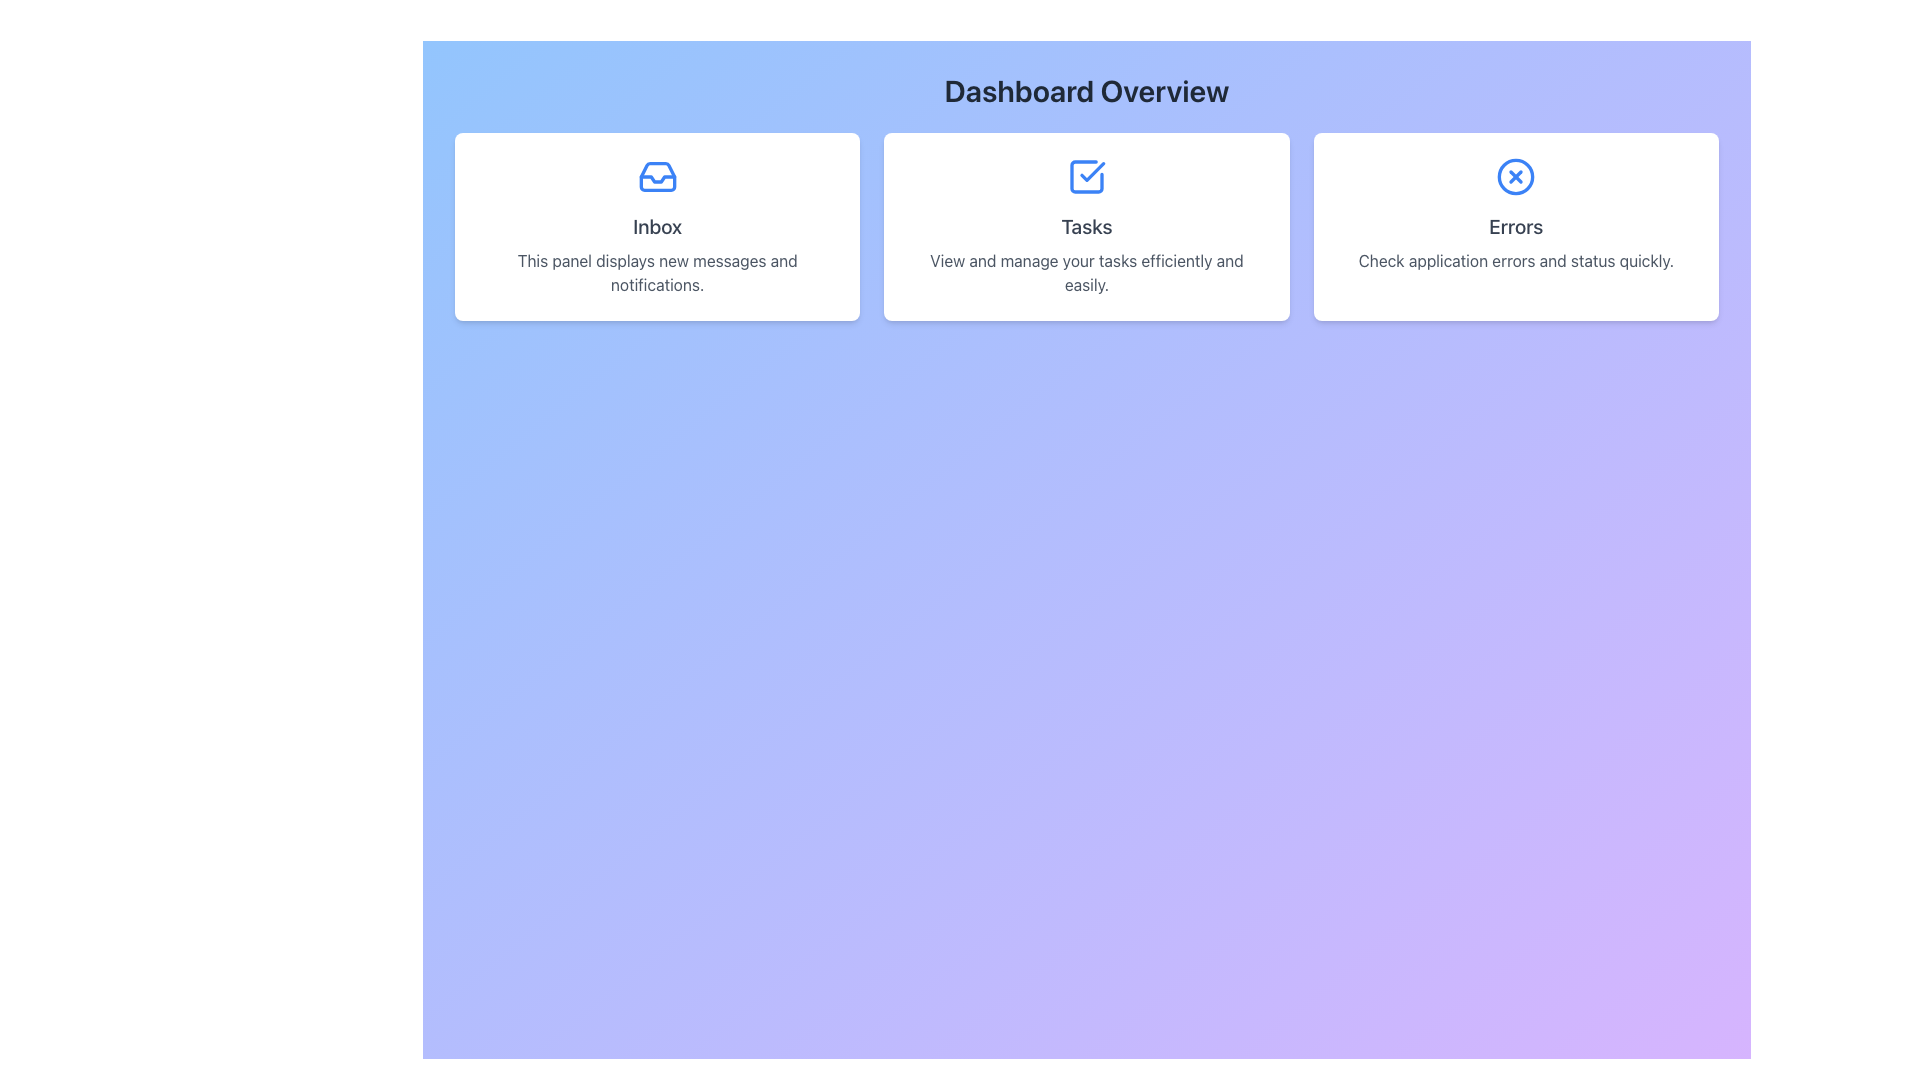  Describe the element at coordinates (657, 176) in the screenshot. I see `the decorative icon representing the 'Inbox' panel located at the center top of the 'Inbox' card` at that location.